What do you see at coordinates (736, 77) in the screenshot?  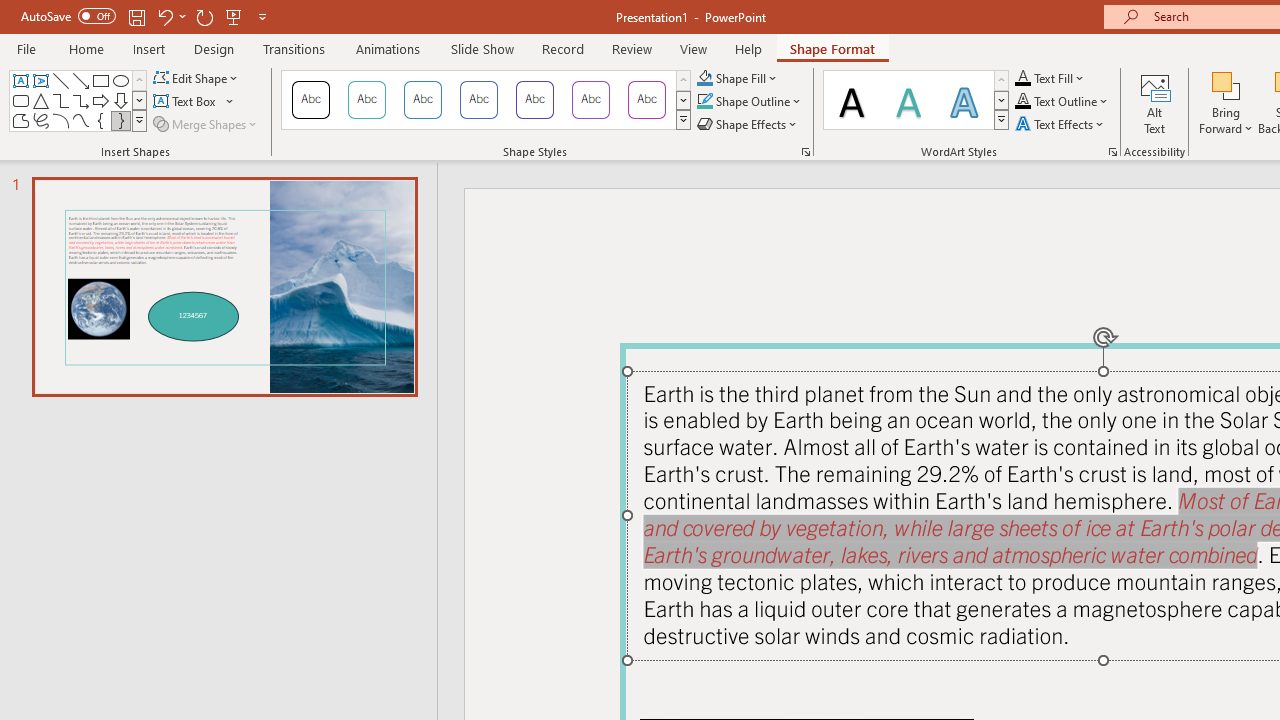 I see `'Shape Fill'` at bounding box center [736, 77].